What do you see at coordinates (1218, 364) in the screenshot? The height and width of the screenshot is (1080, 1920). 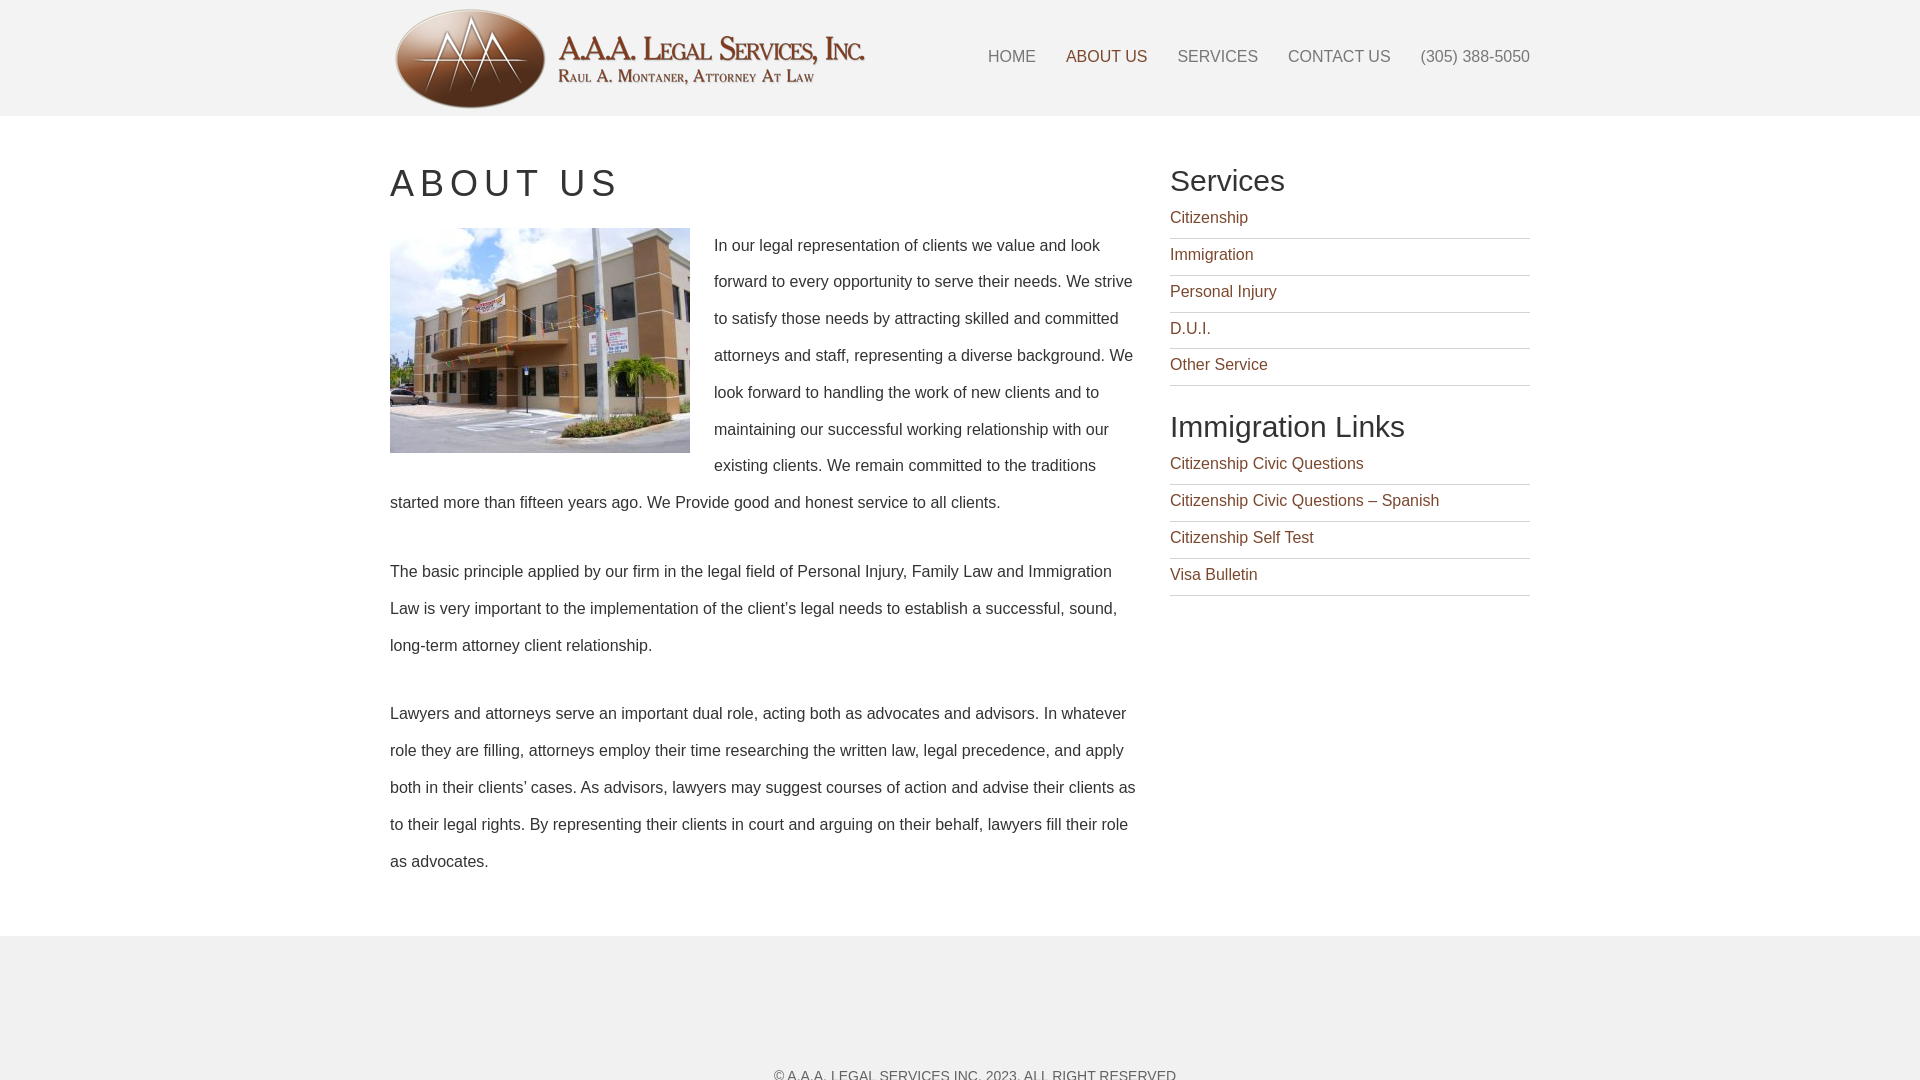 I see `'Other Service'` at bounding box center [1218, 364].